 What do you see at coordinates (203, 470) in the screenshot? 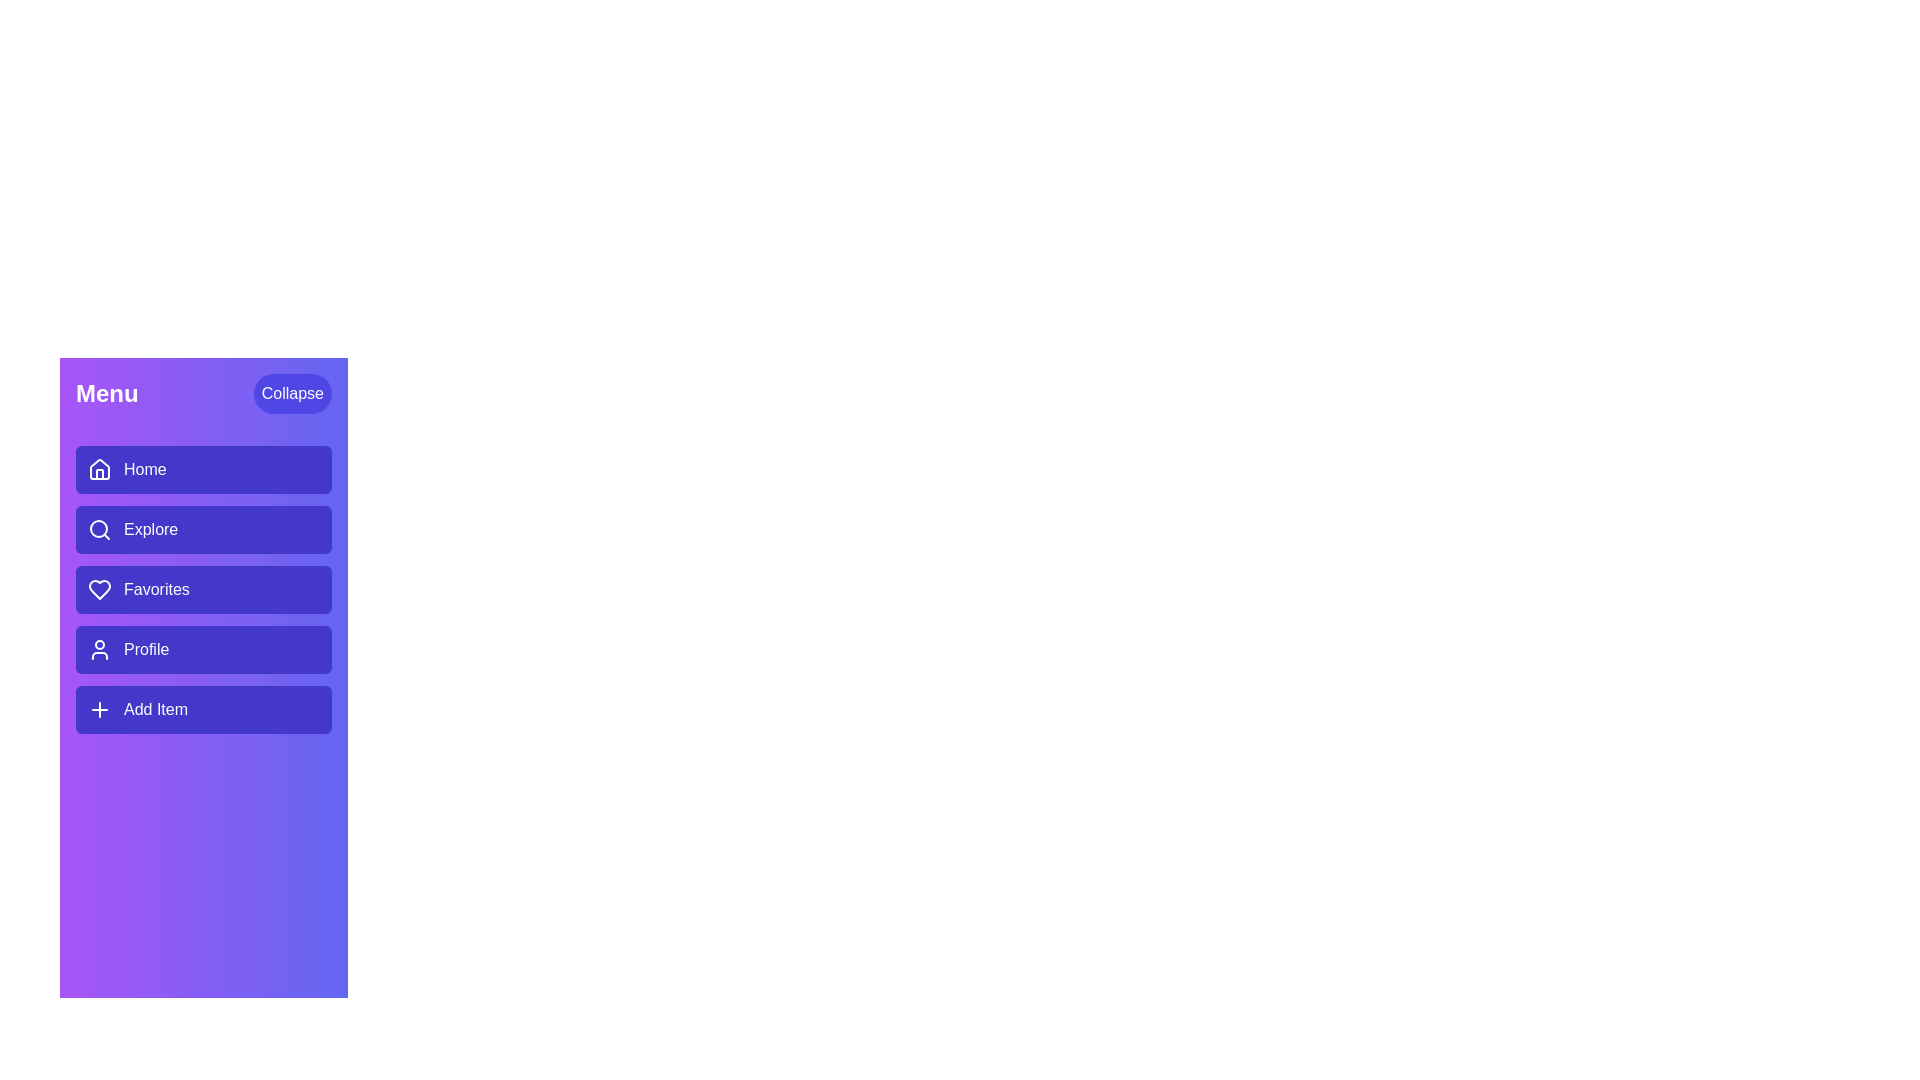
I see `the menu item labeled Home` at bounding box center [203, 470].